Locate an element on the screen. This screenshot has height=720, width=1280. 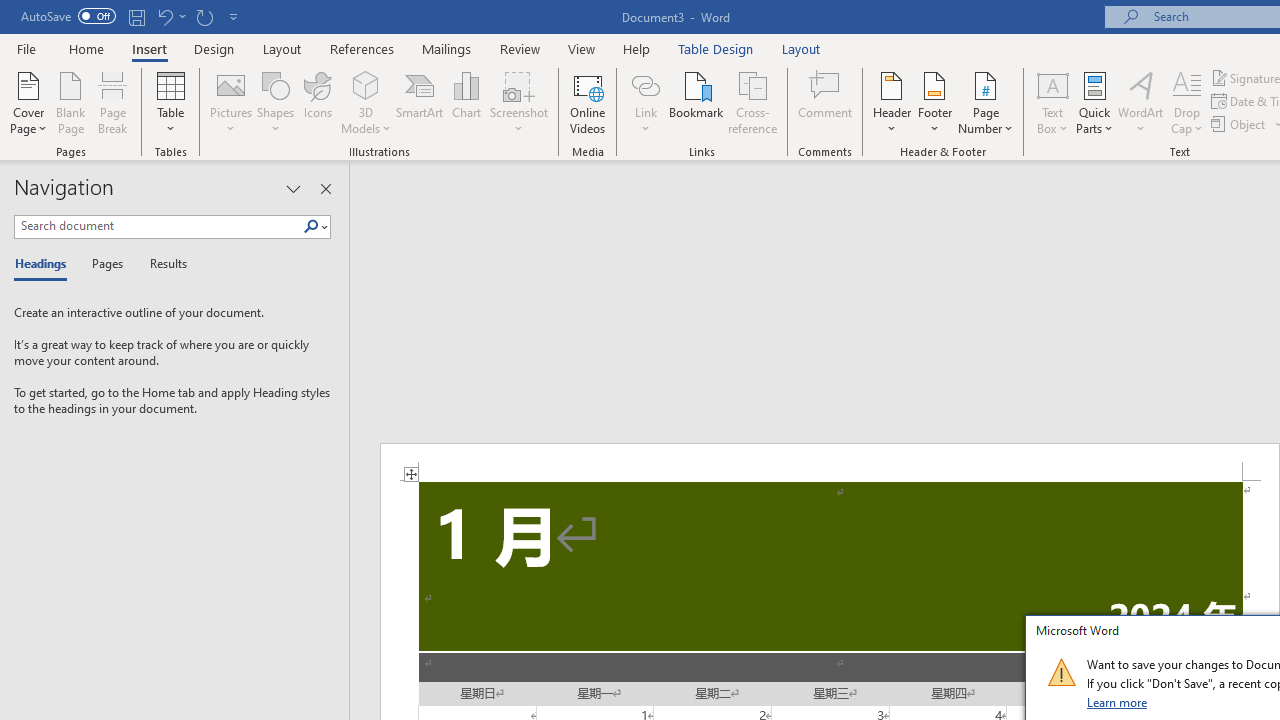
'Search' is located at coordinates (314, 226).